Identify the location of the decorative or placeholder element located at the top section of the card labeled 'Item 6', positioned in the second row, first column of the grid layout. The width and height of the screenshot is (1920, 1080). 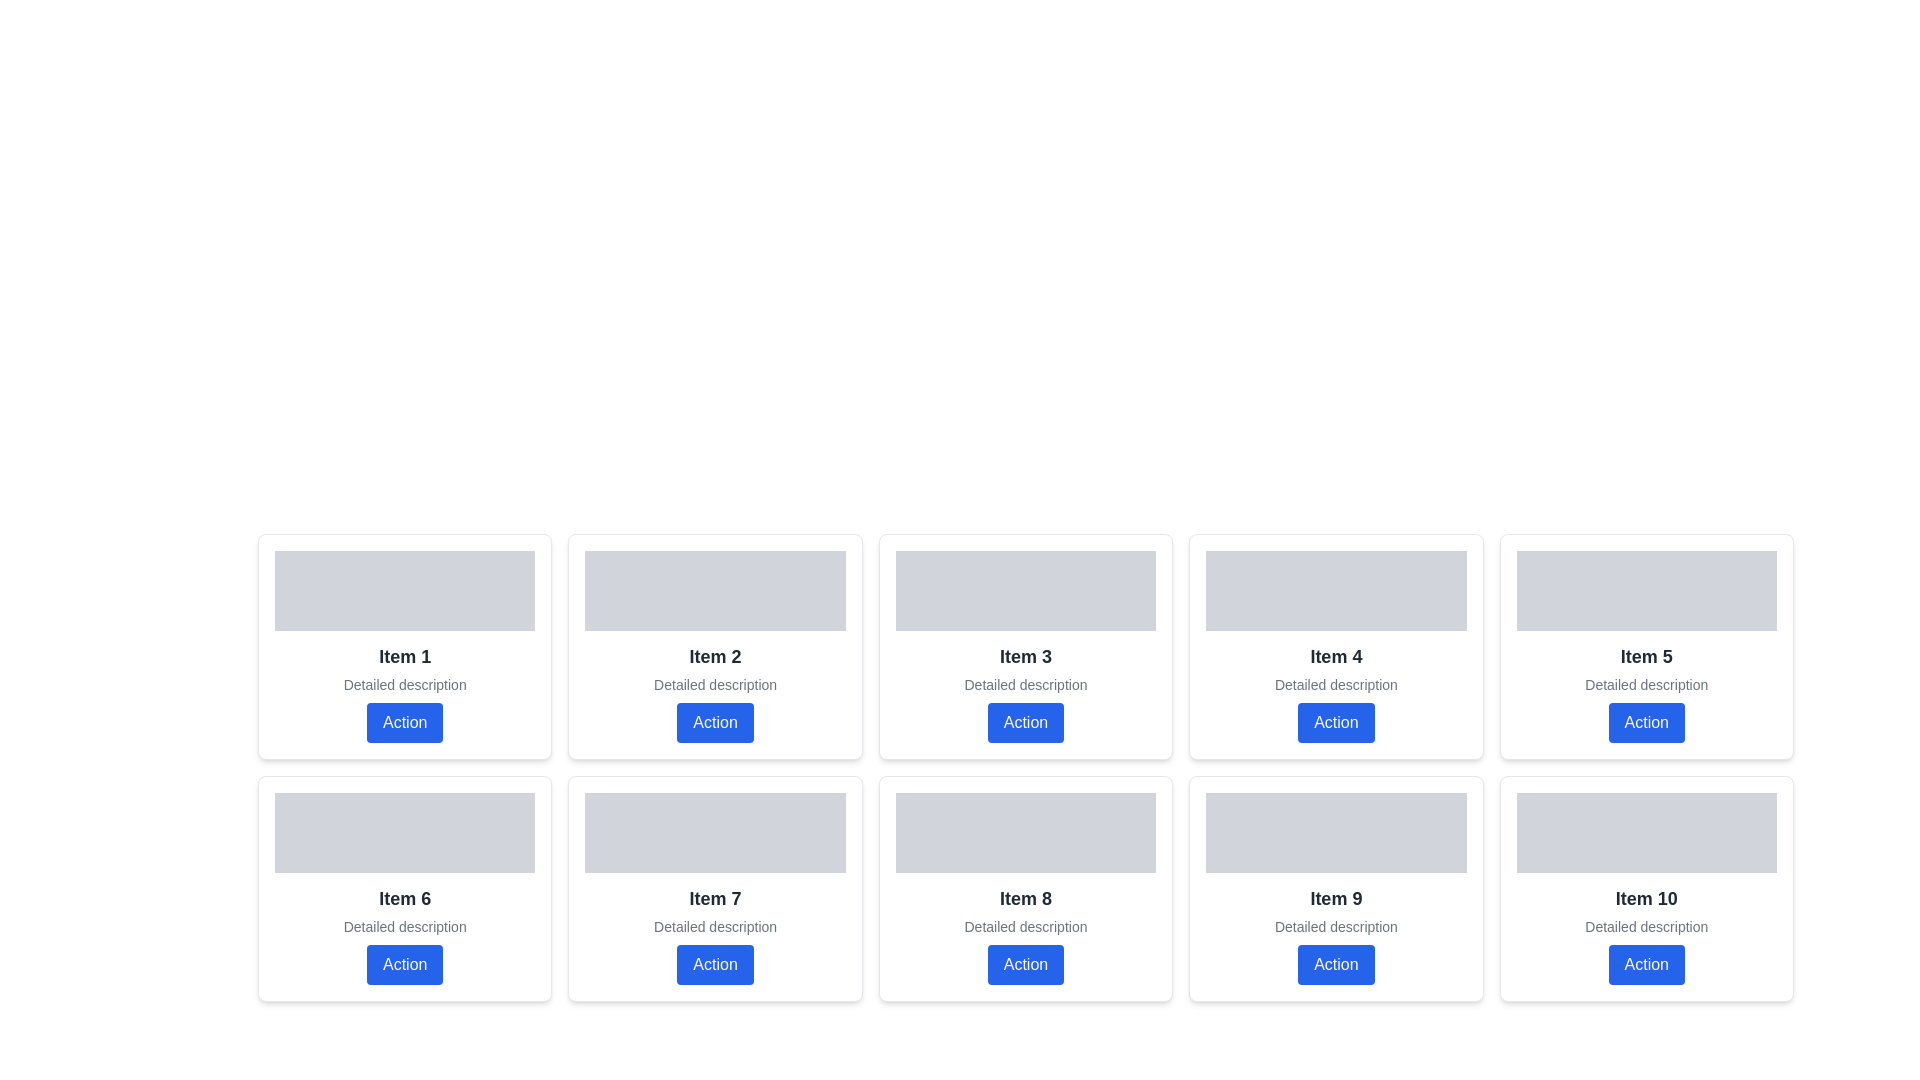
(404, 833).